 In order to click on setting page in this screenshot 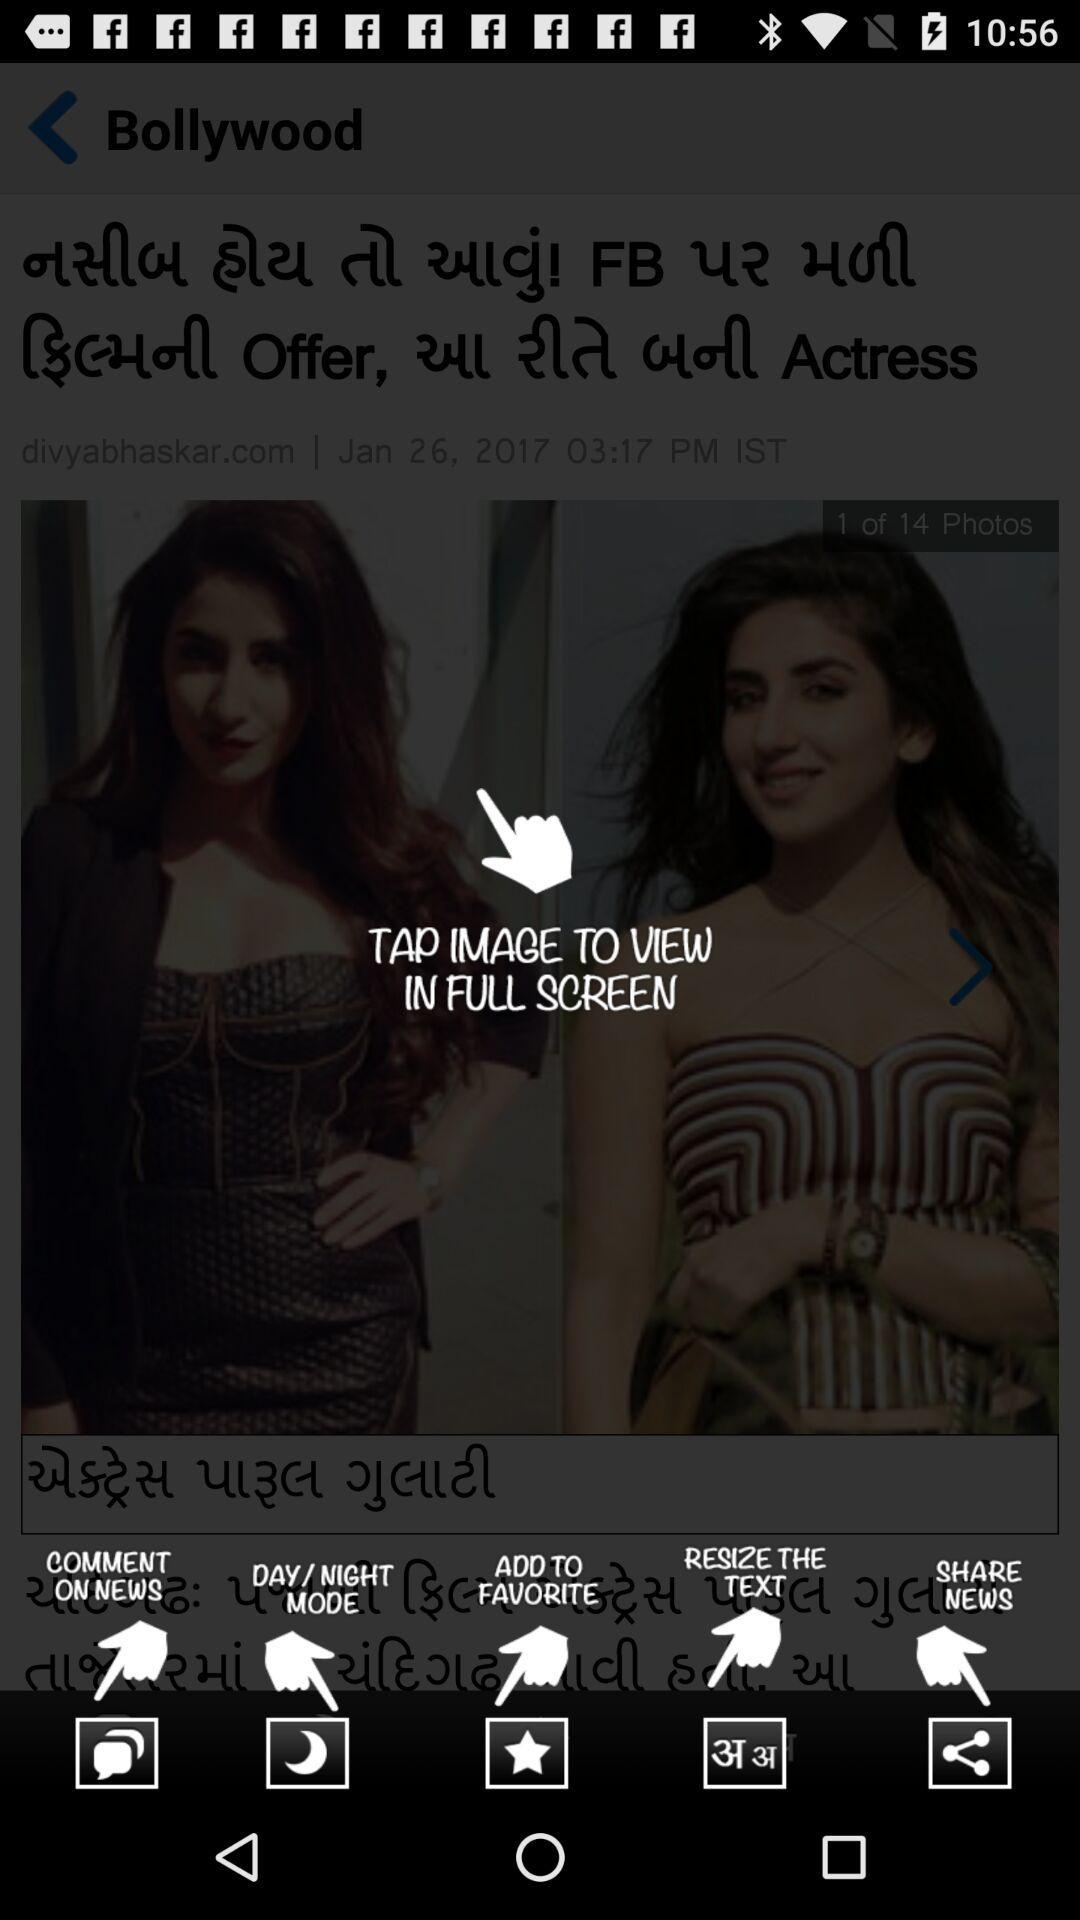, I will do `click(971, 1669)`.